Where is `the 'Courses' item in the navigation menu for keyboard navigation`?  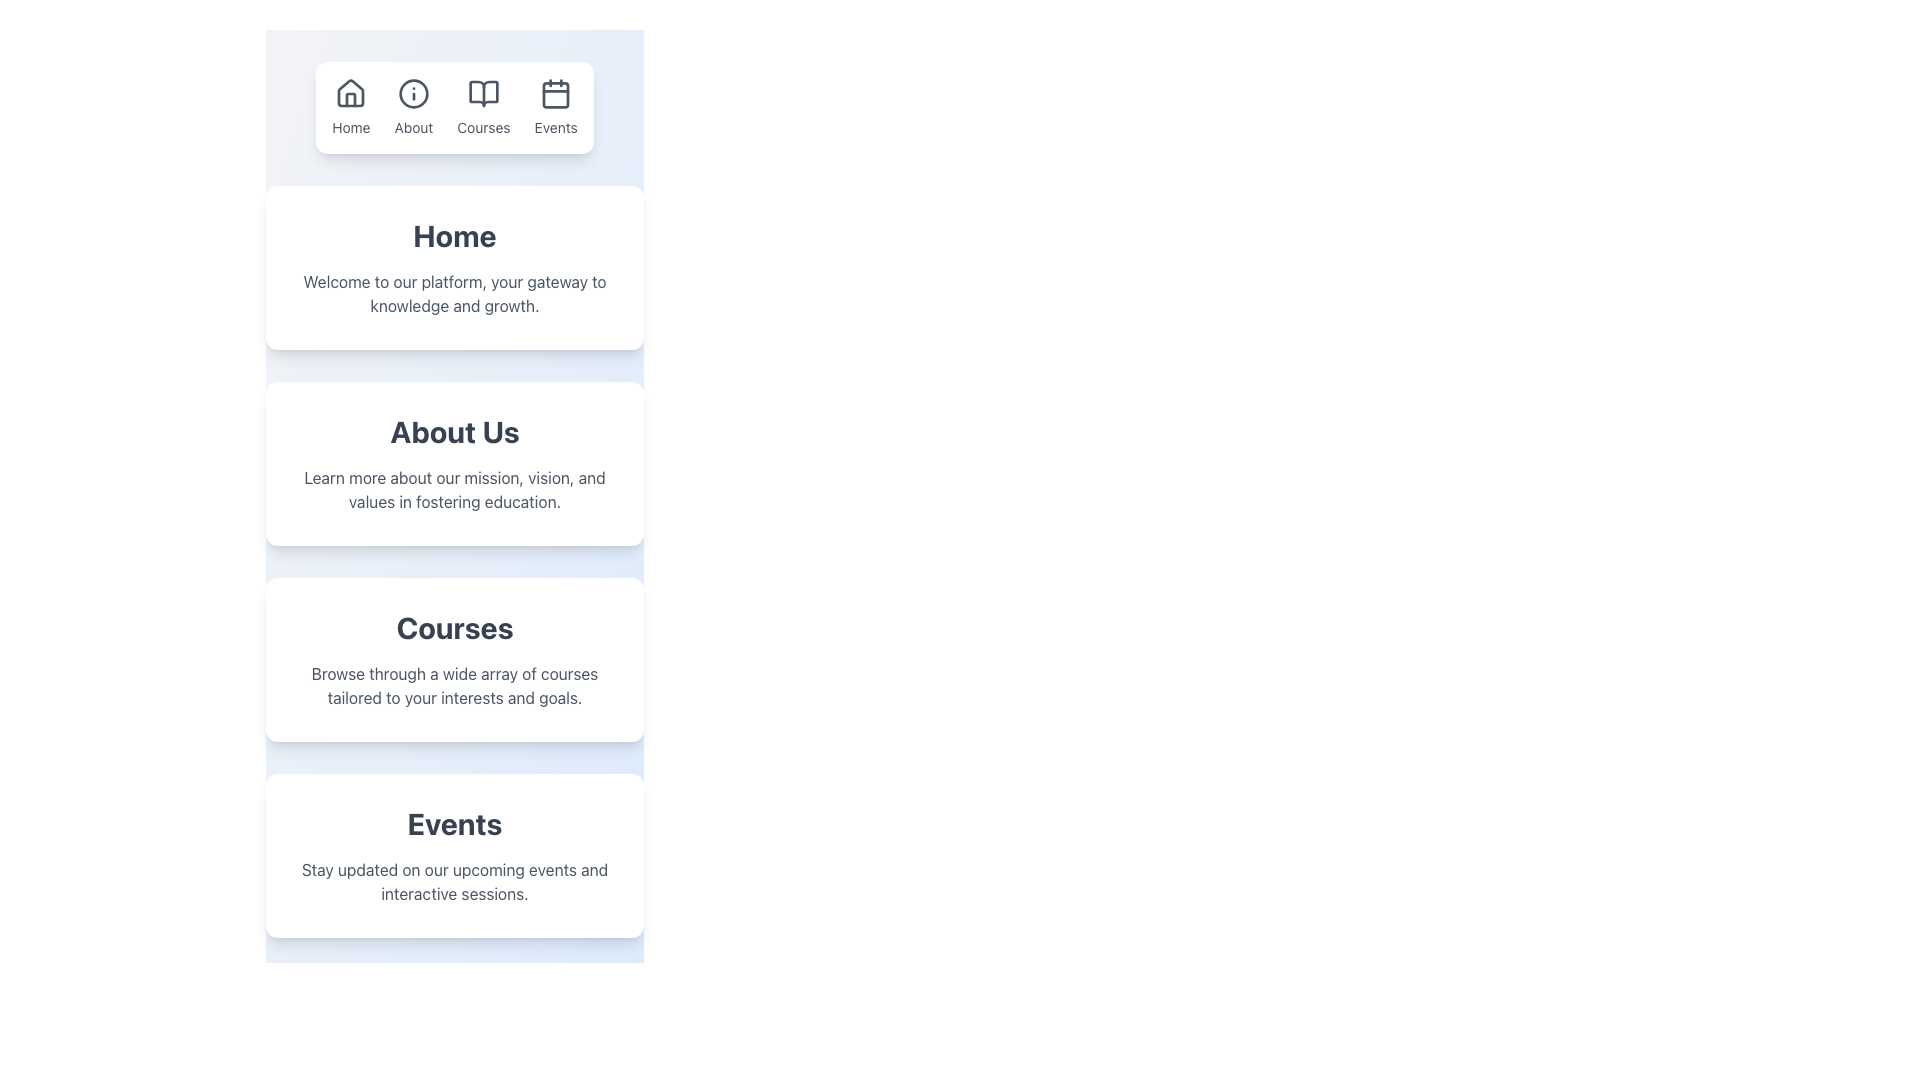
the 'Courses' item in the navigation menu for keyboard navigation is located at coordinates (454, 108).